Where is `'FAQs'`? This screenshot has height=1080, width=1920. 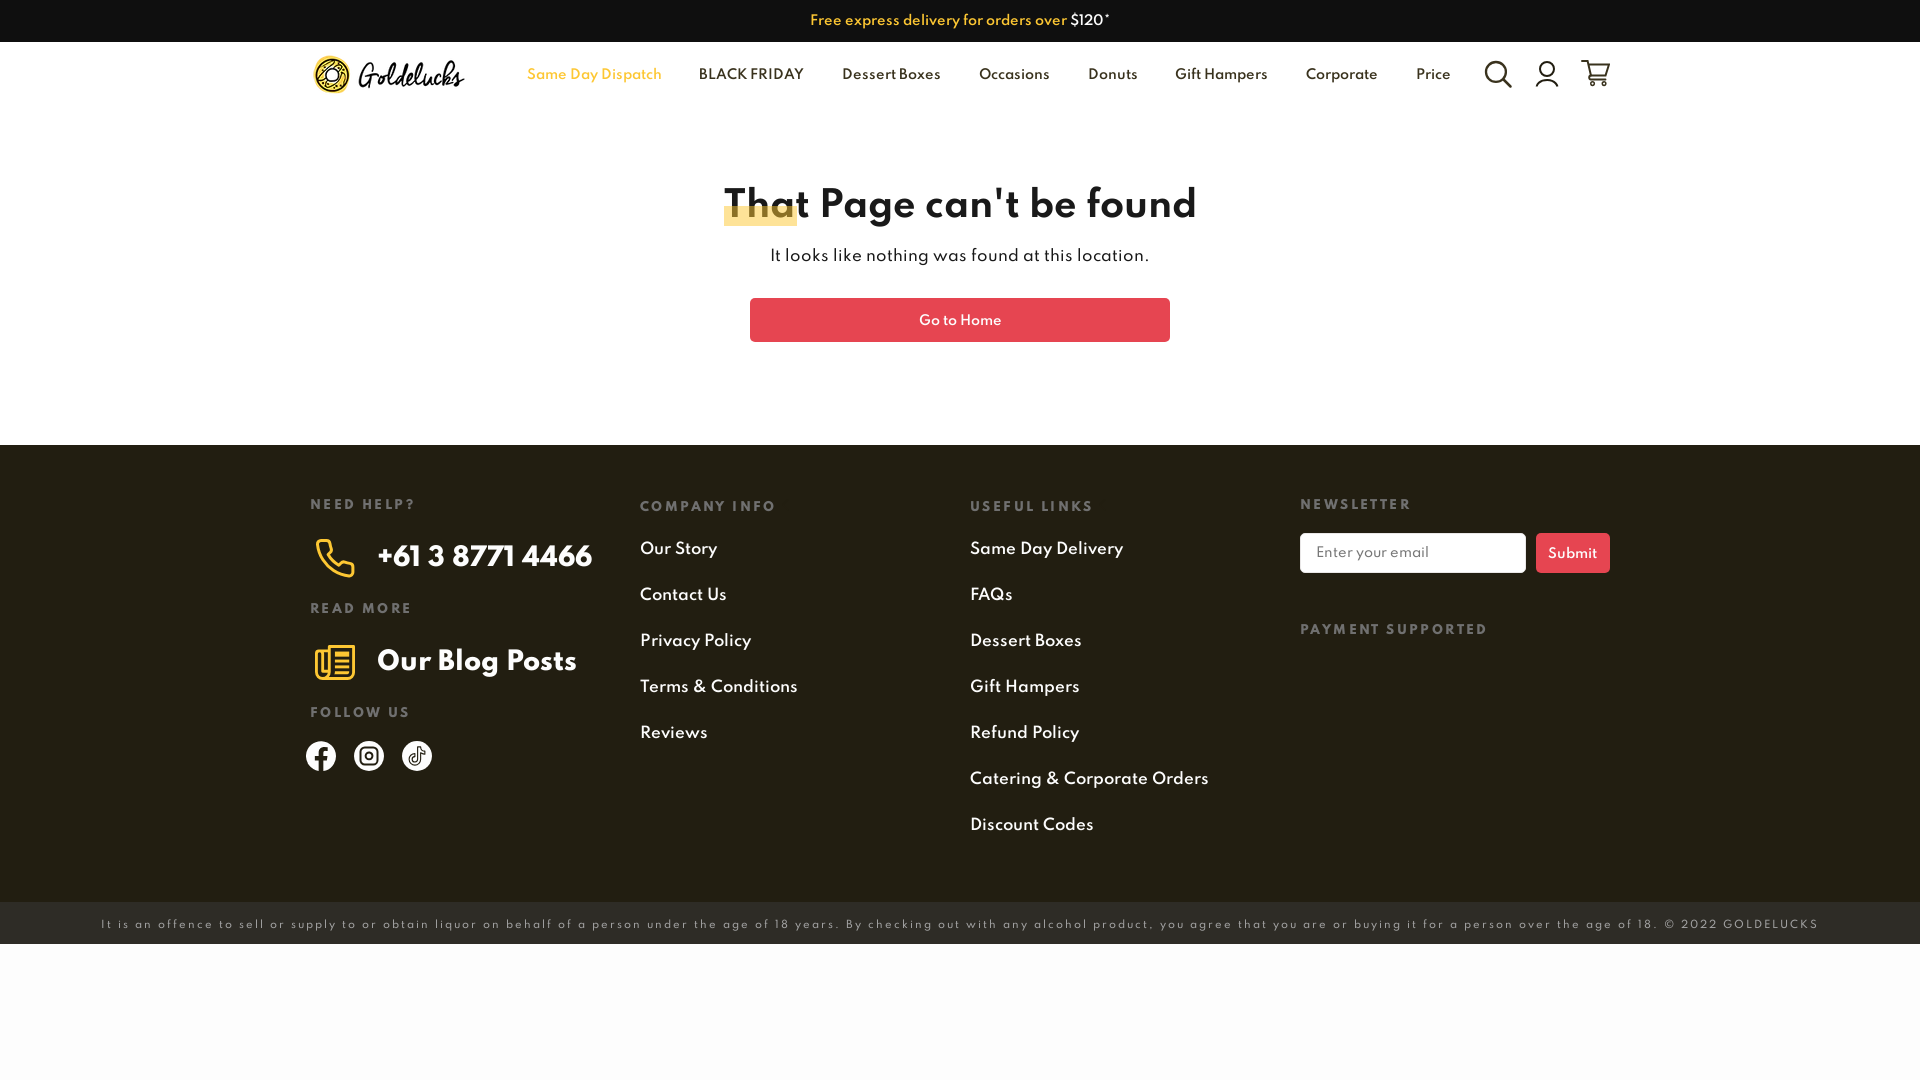 'FAQs' is located at coordinates (991, 593).